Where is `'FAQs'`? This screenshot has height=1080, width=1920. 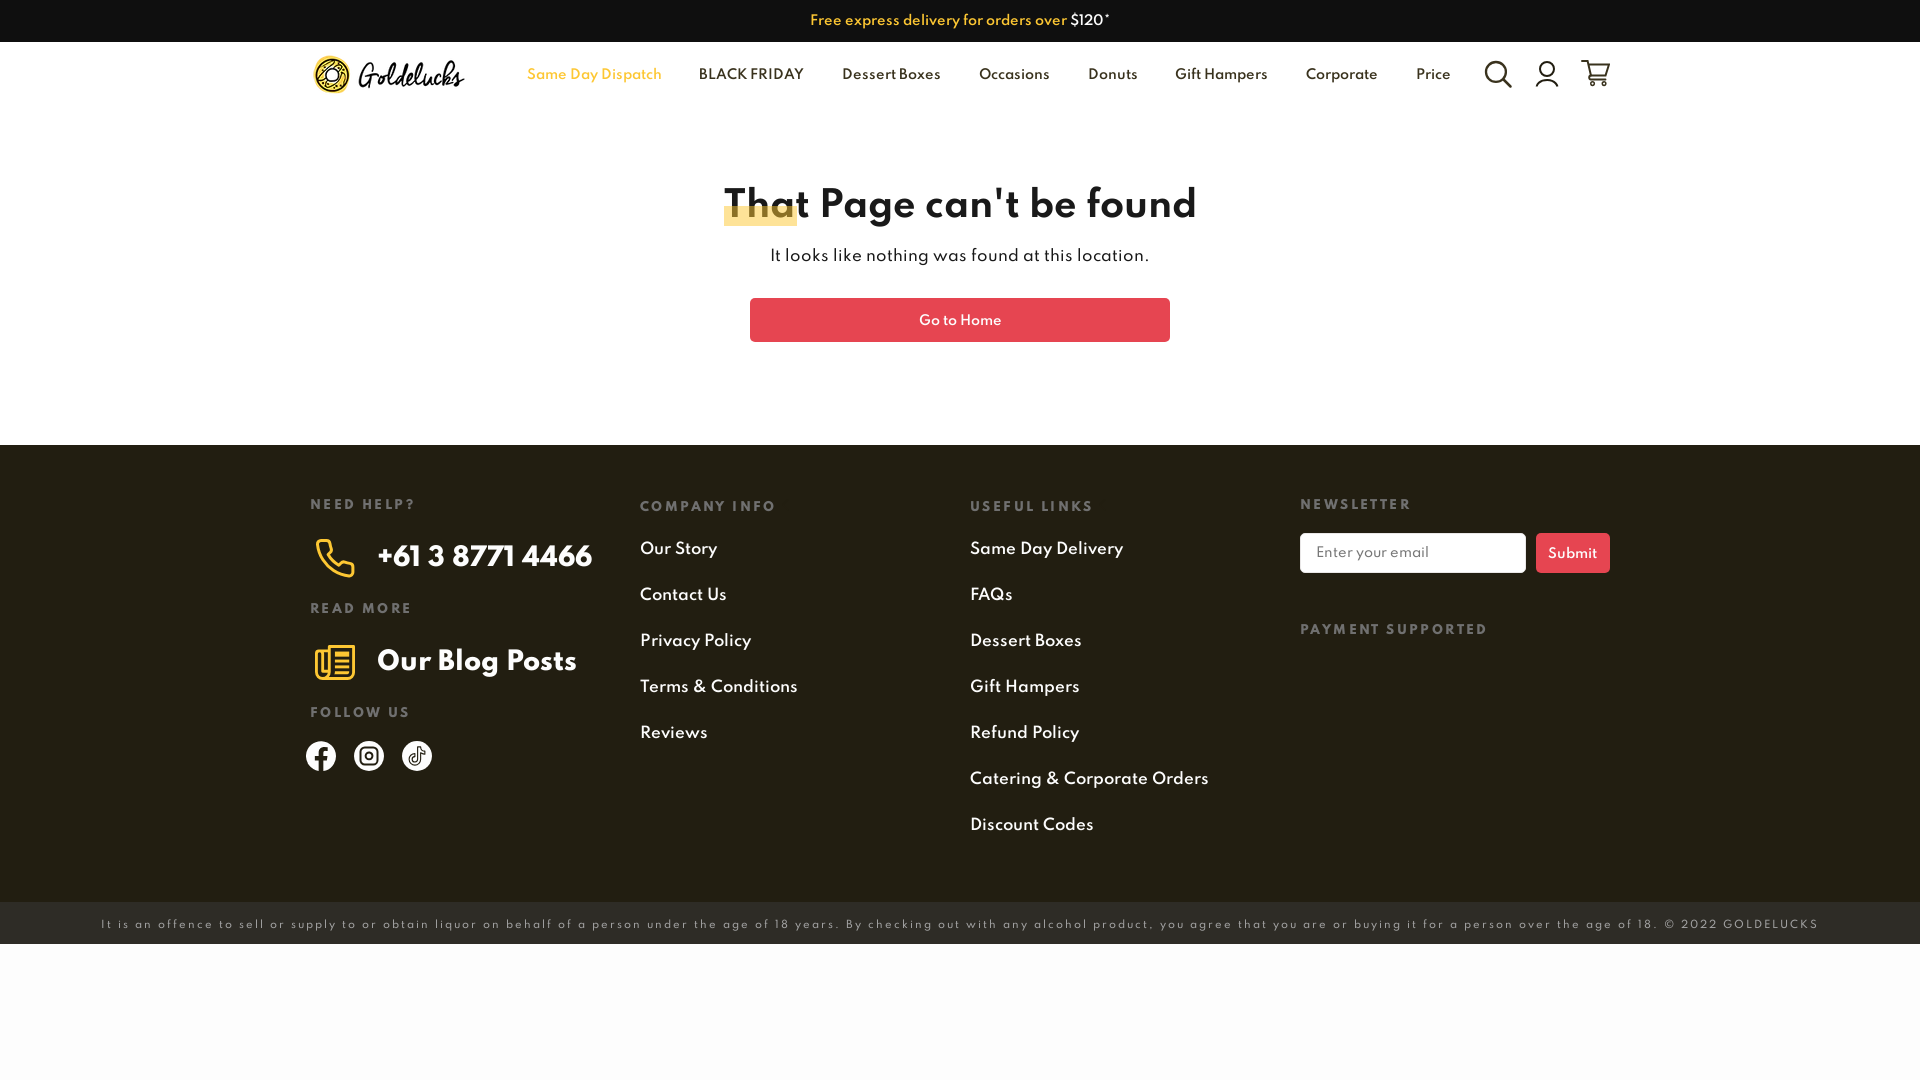 'FAQs' is located at coordinates (991, 593).